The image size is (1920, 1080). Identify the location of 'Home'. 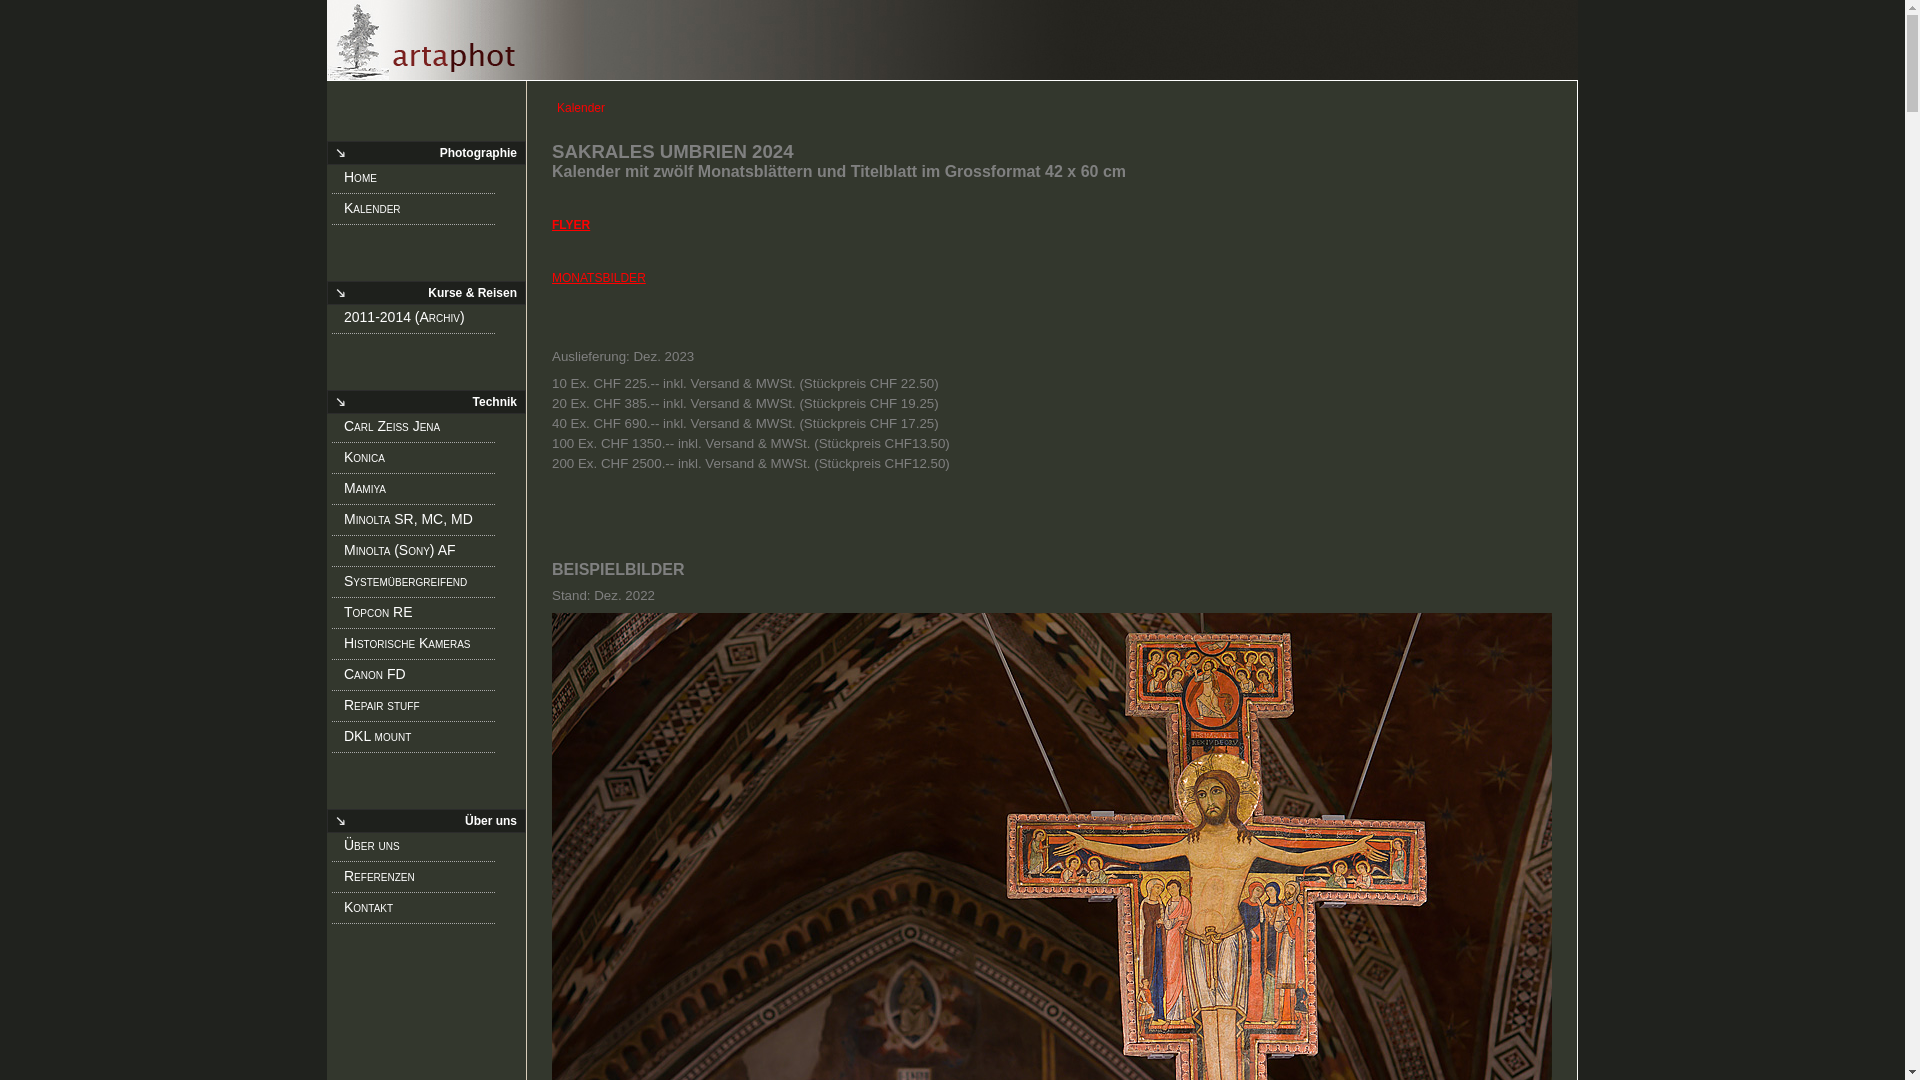
(344, 181).